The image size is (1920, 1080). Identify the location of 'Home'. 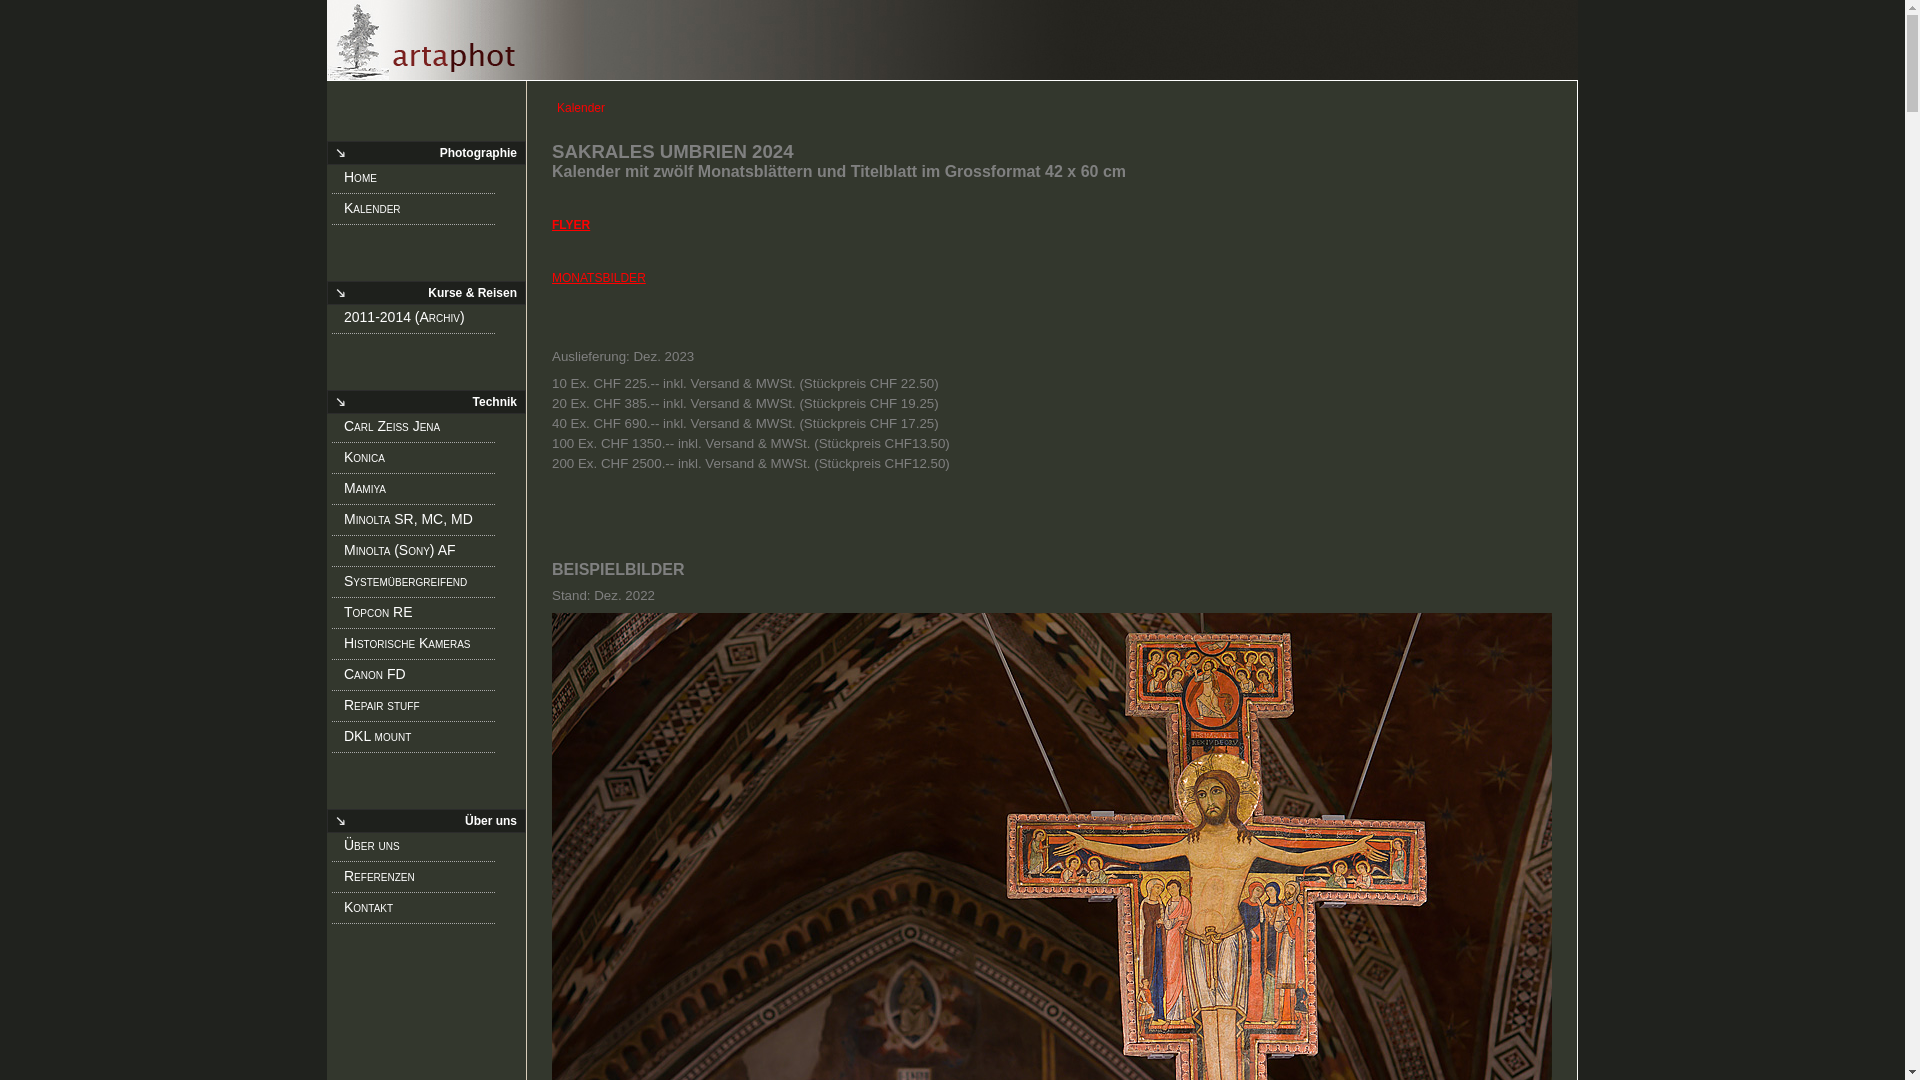
(344, 181).